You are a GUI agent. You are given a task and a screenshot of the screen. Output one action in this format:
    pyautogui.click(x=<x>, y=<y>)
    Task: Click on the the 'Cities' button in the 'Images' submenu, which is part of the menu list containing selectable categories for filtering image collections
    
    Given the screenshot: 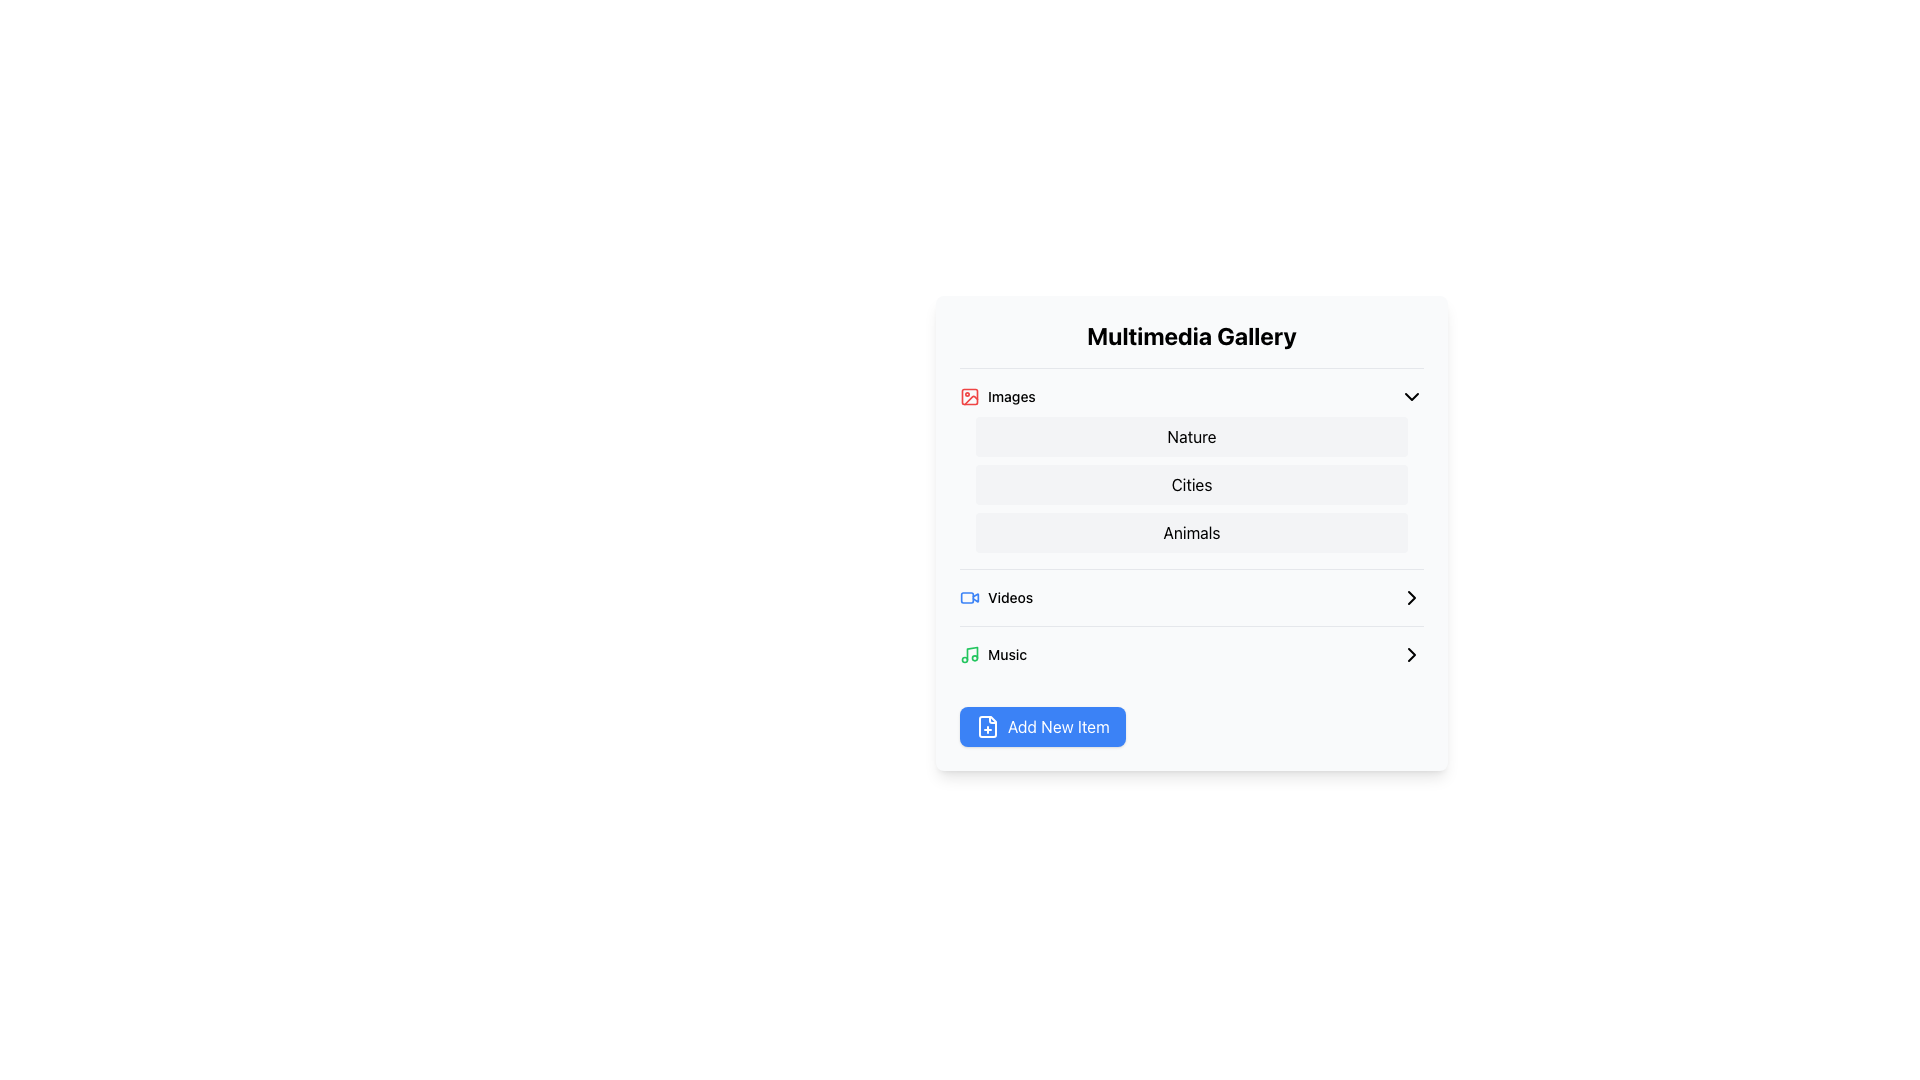 What is the action you would take?
    pyautogui.click(x=1191, y=485)
    